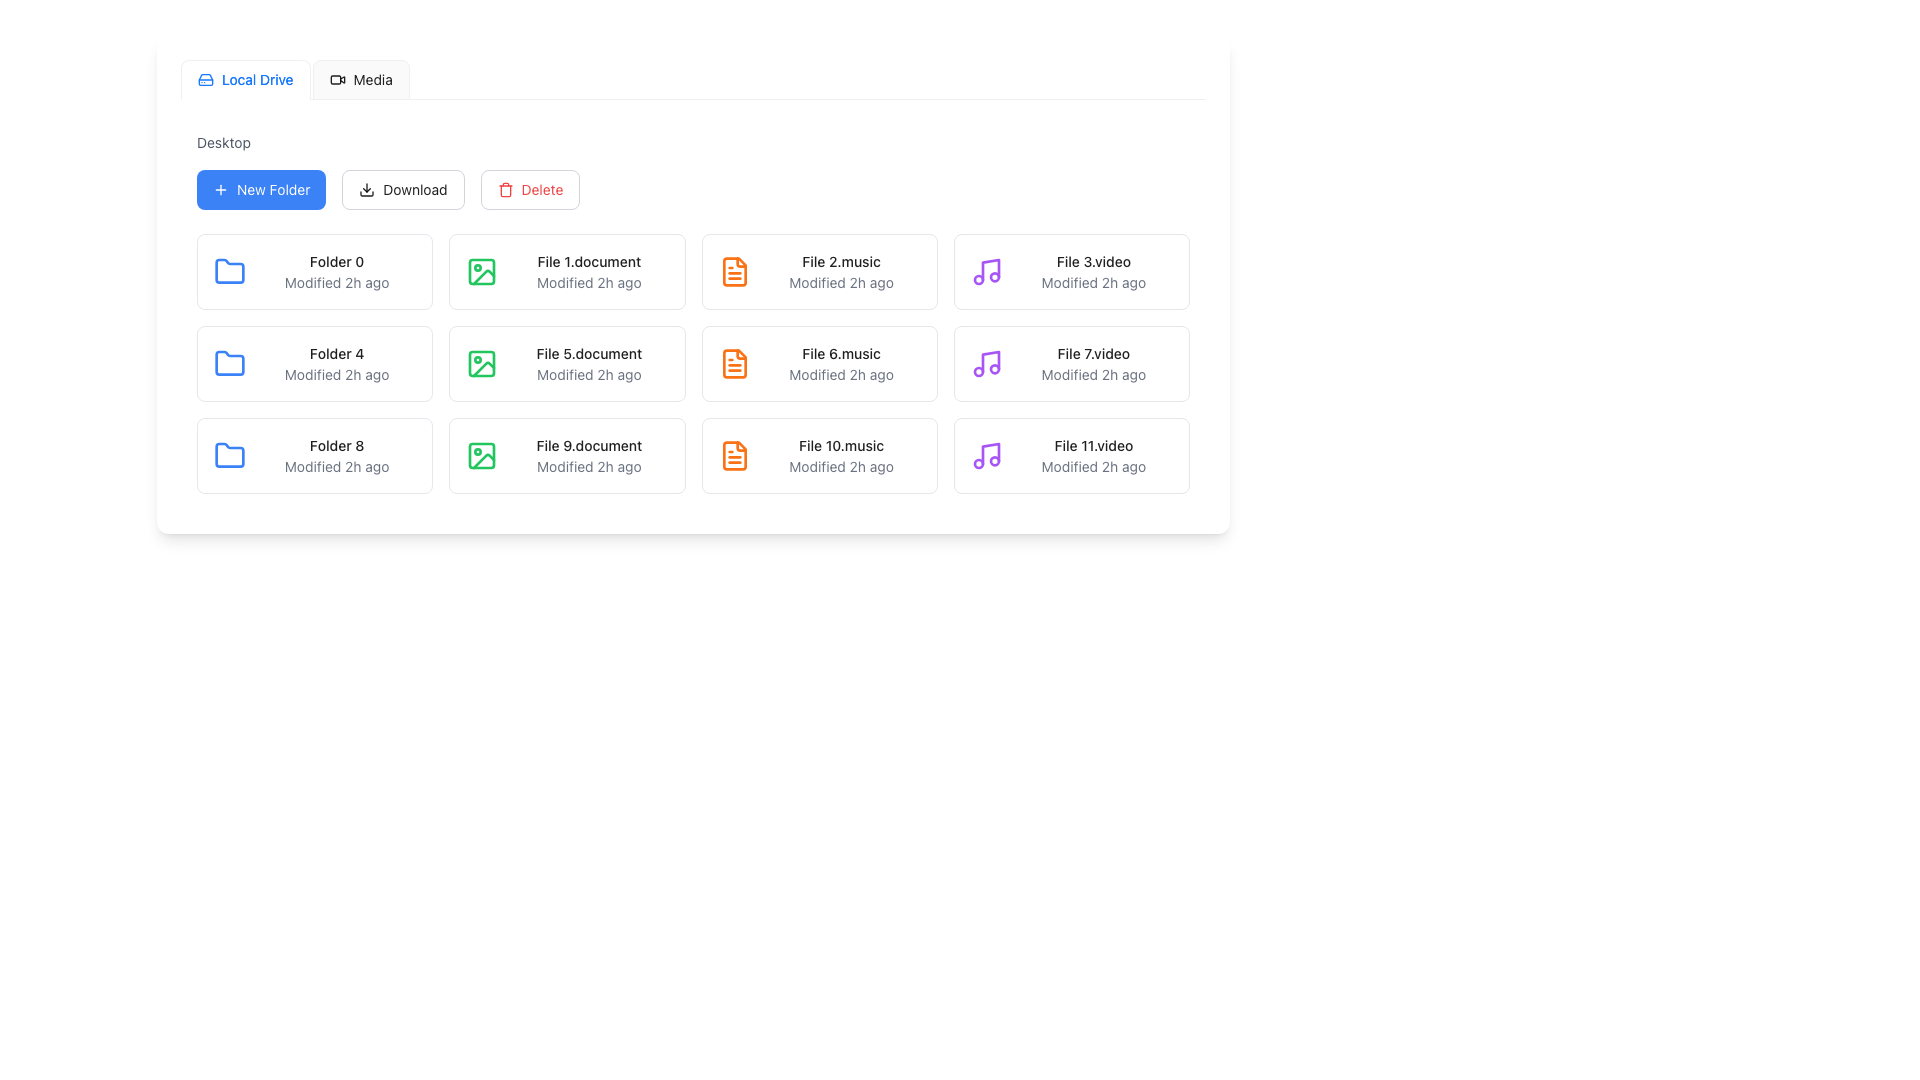  Describe the element at coordinates (314, 272) in the screenshot. I see `the folder element in the file manager interface, which contains information about the folder's name and last modification time, located in the first row and first column of the grid layout` at that location.